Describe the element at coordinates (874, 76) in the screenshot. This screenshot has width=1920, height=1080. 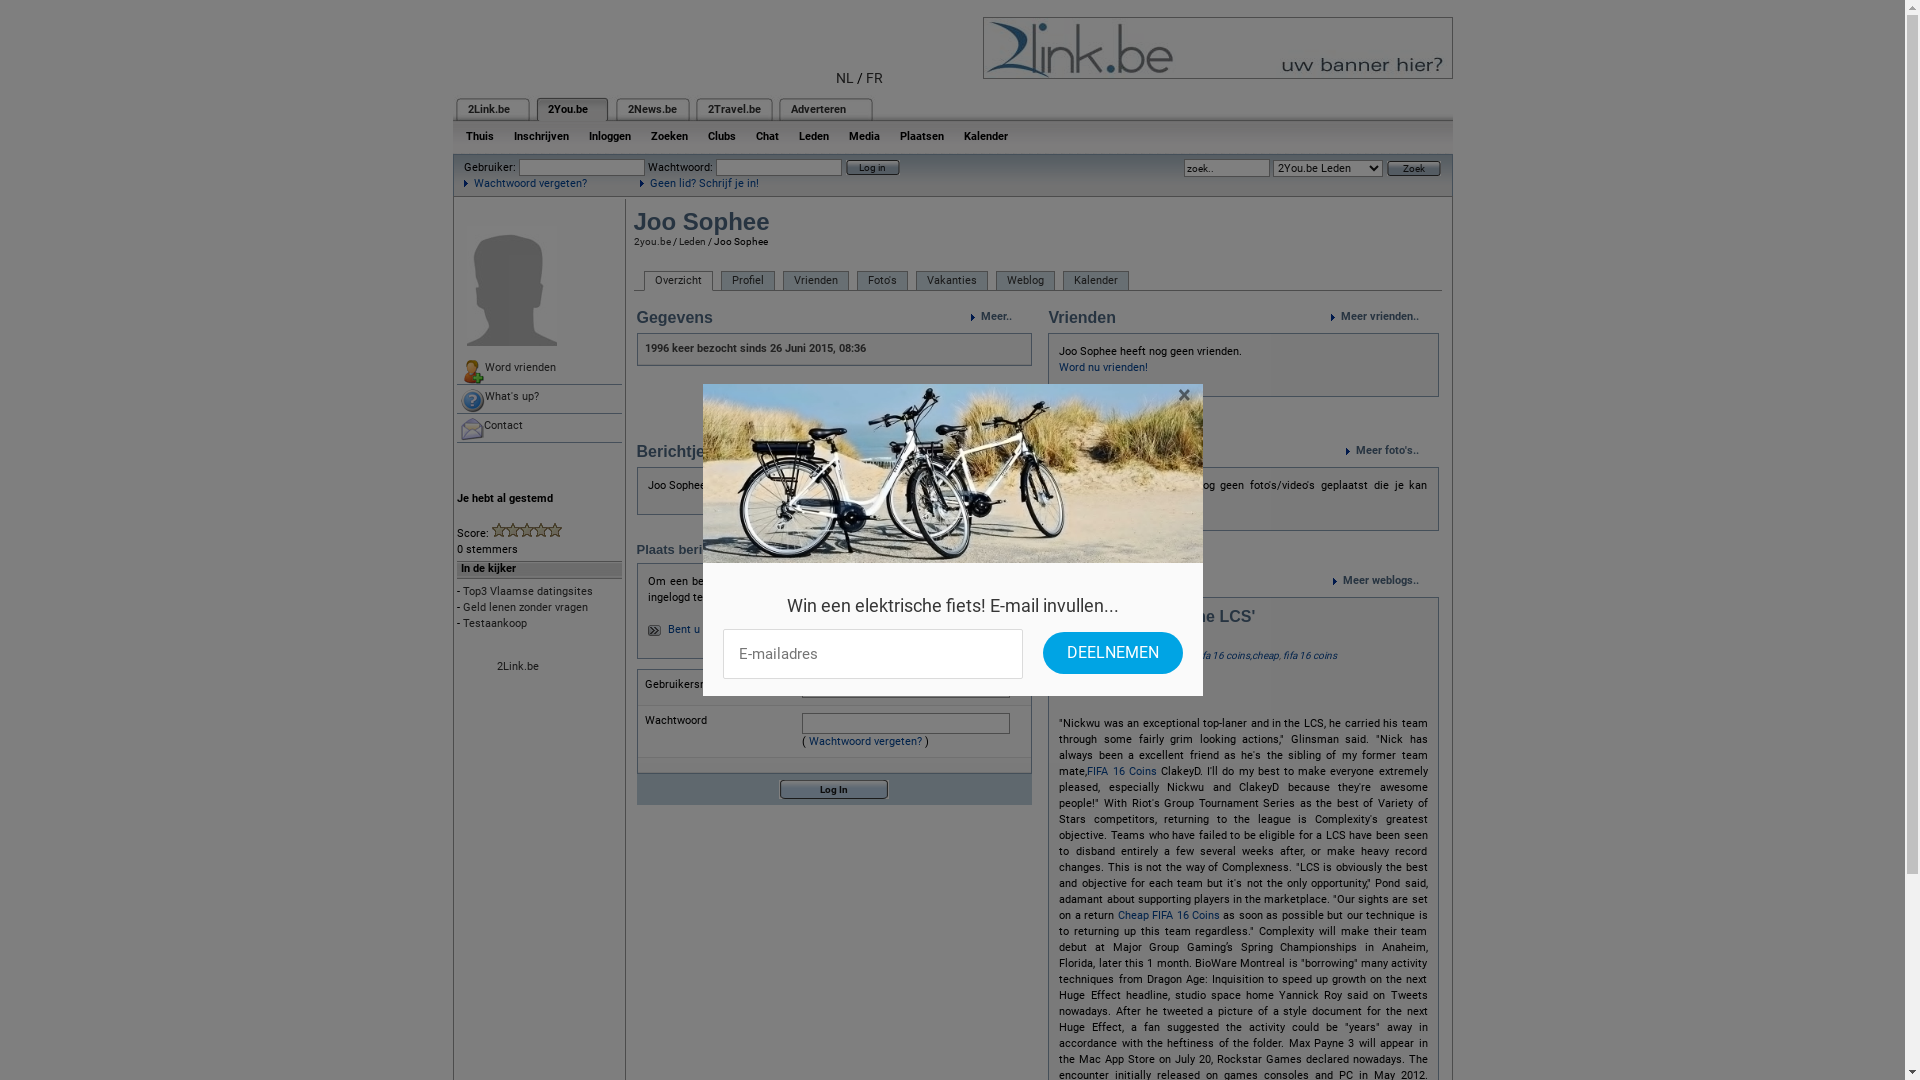
I see `'FR'` at that location.